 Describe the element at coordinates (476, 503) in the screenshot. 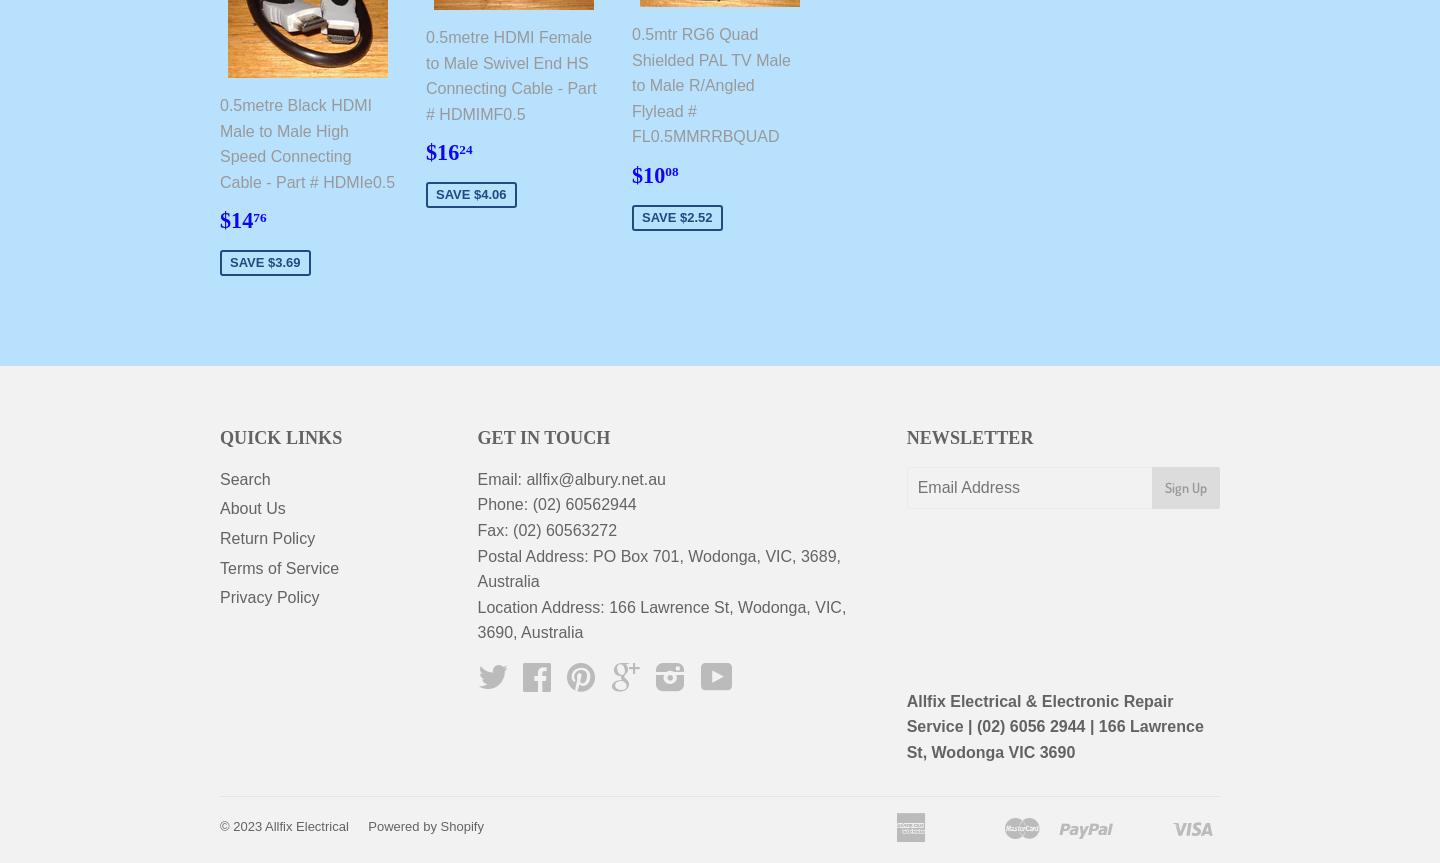

I see `'Phone: (02) 60562944'` at that location.